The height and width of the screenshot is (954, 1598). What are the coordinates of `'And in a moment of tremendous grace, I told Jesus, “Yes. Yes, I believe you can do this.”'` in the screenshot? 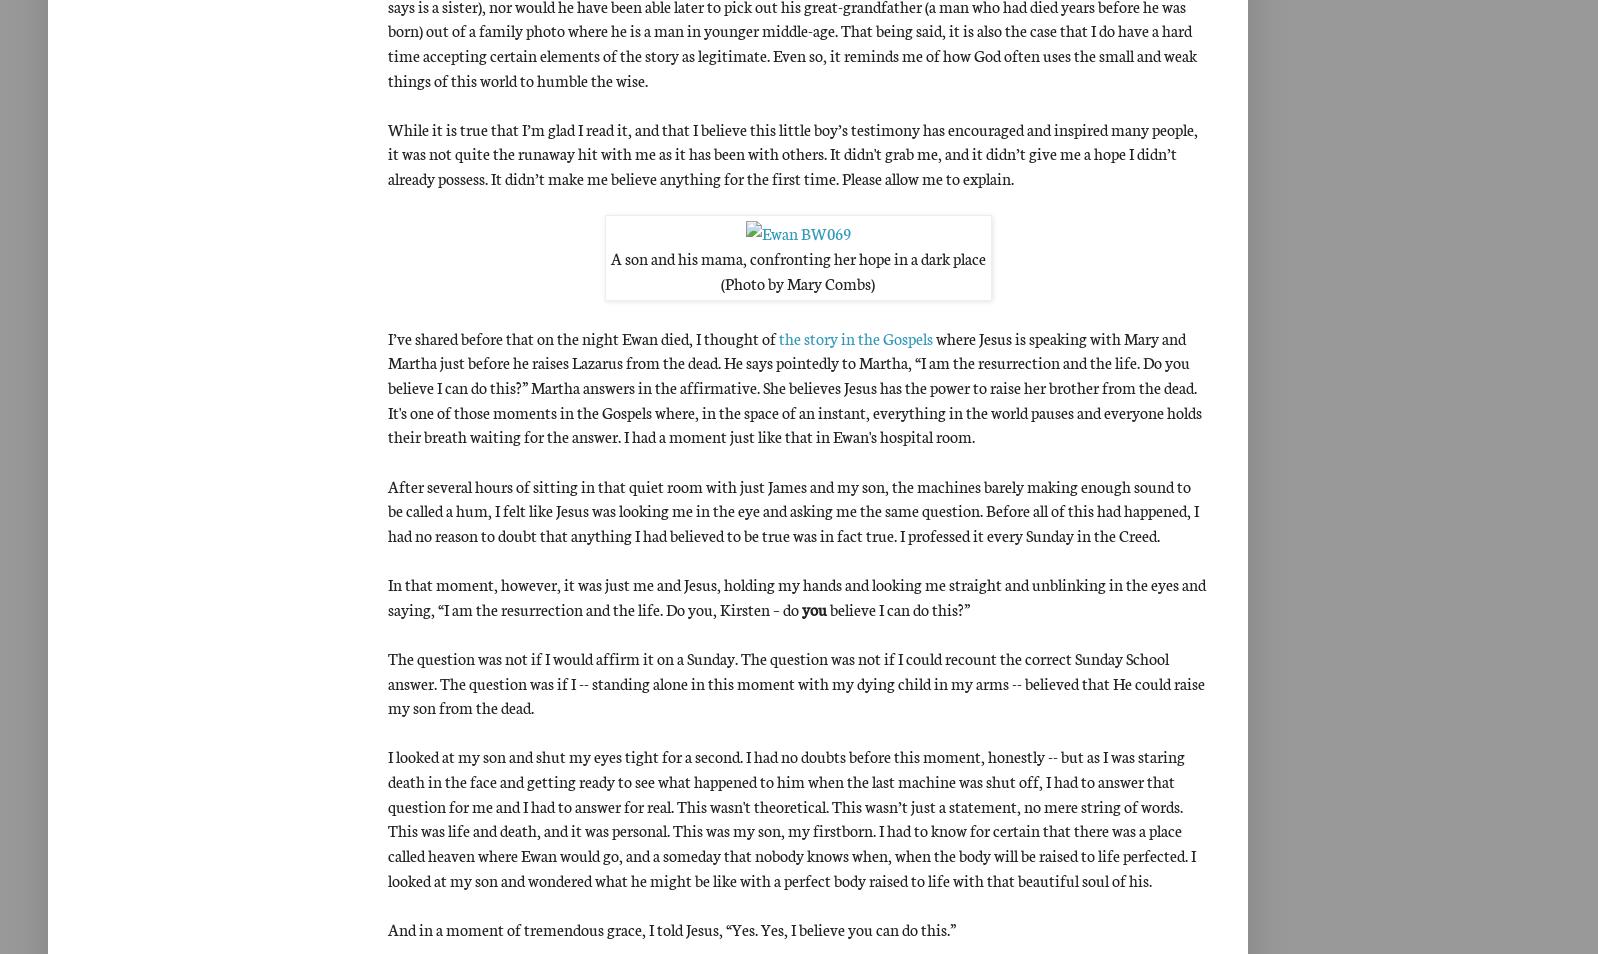 It's located at (671, 927).